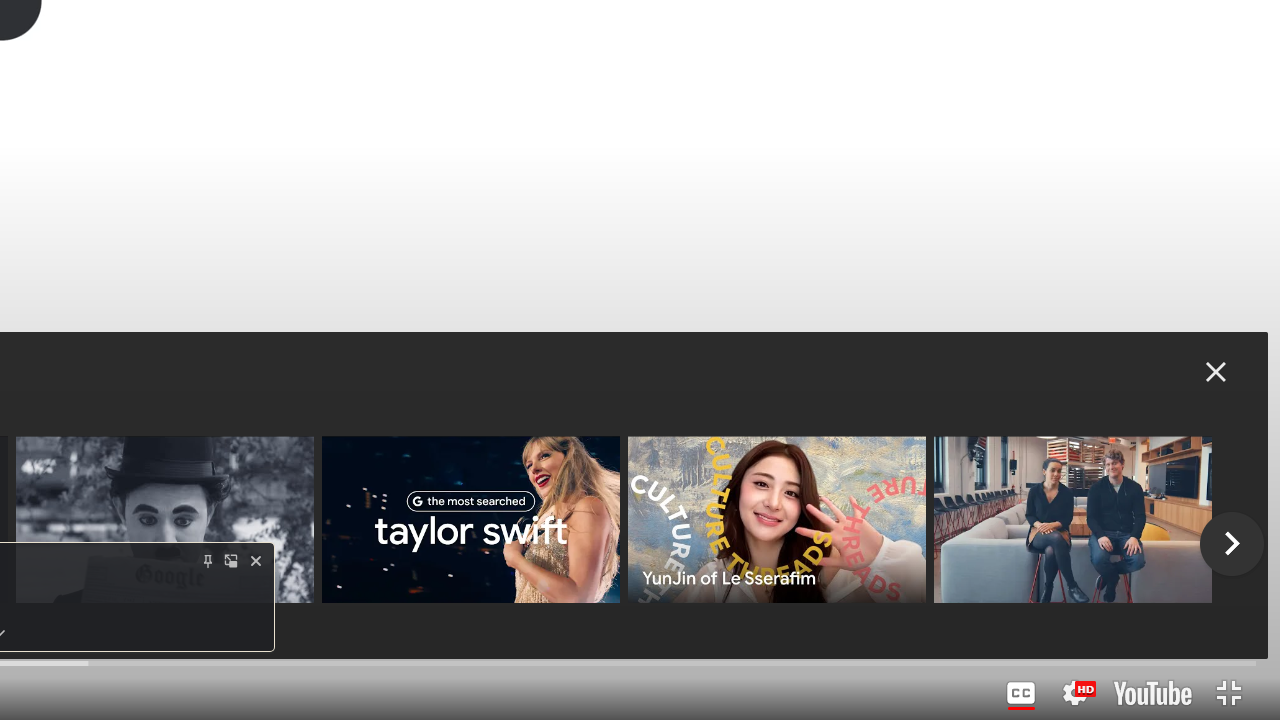 The height and width of the screenshot is (720, 1280). Describe the element at coordinates (1231, 543) in the screenshot. I see `'Show more suggested videos'` at that location.